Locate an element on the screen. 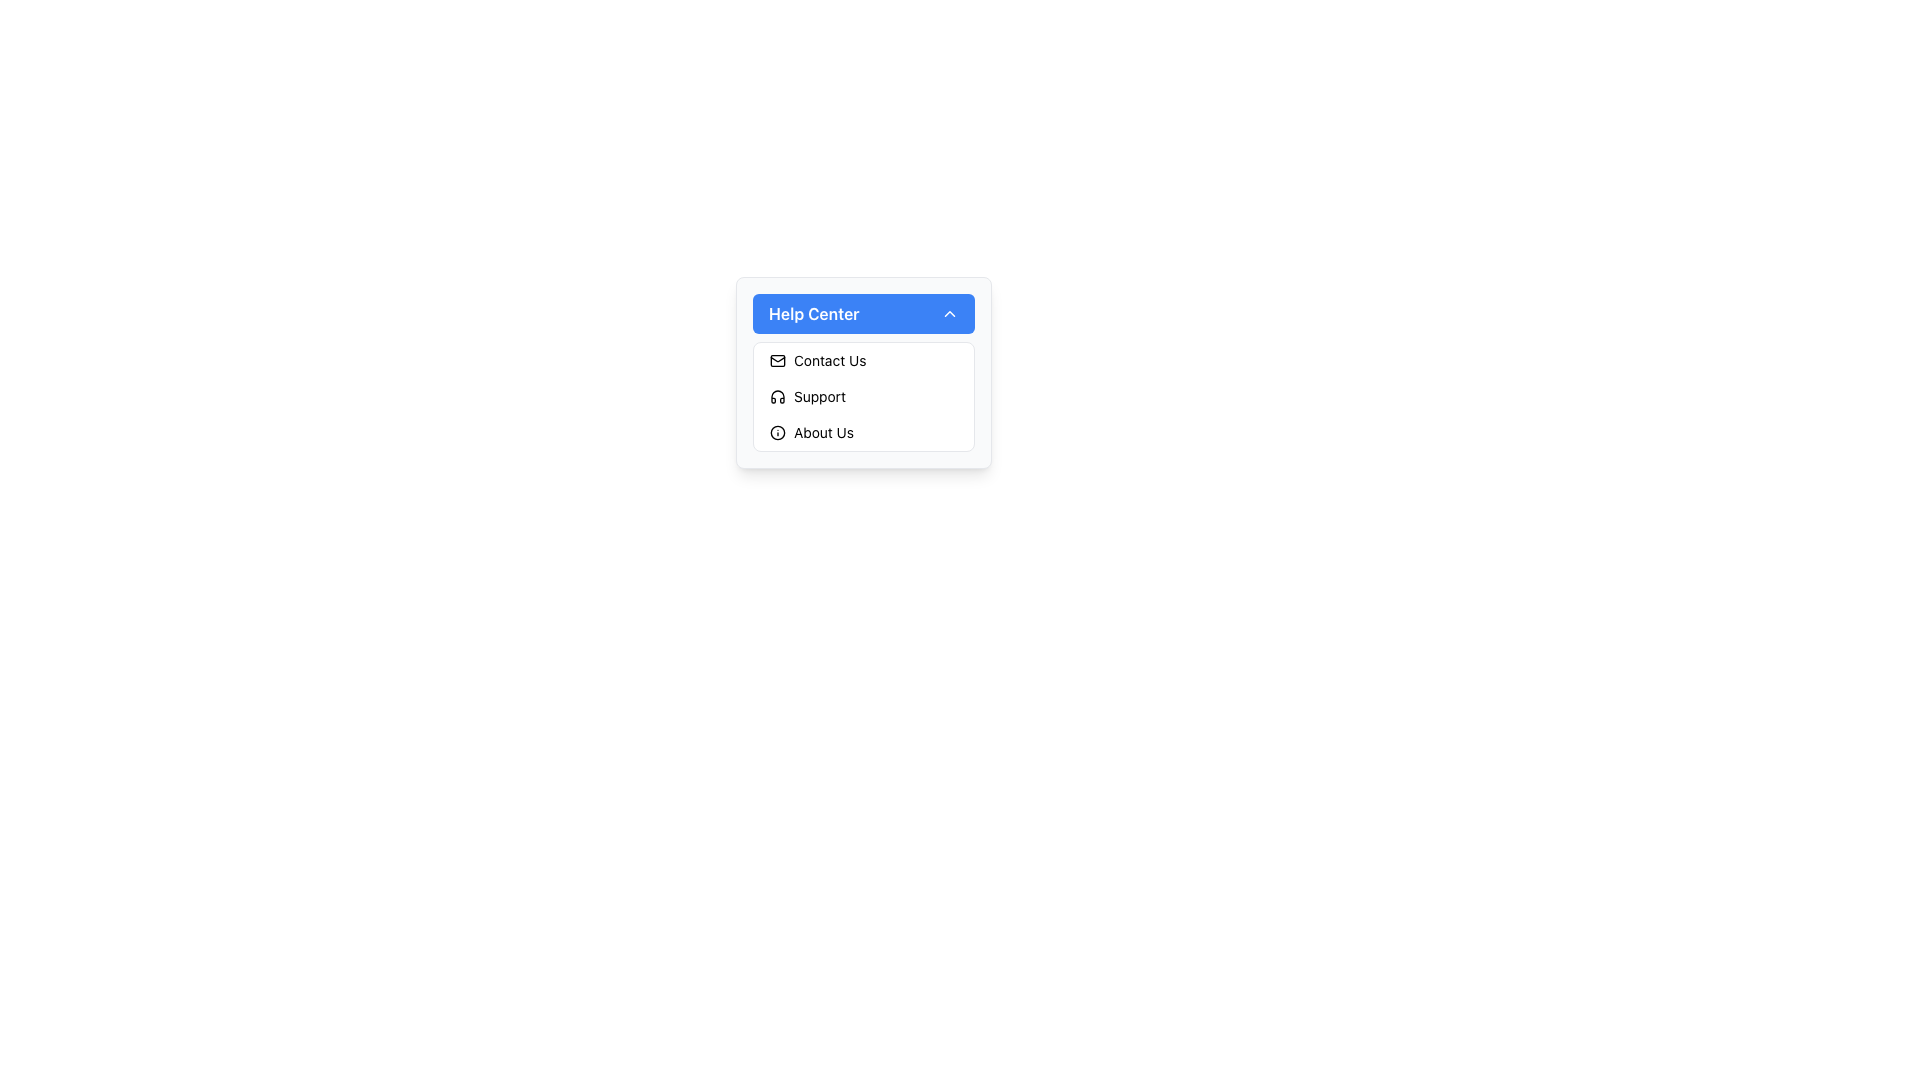  the text label indicating the 'Help Center' dropdown button, which is positioned at the top of the button and serves as its title is located at coordinates (814, 313).